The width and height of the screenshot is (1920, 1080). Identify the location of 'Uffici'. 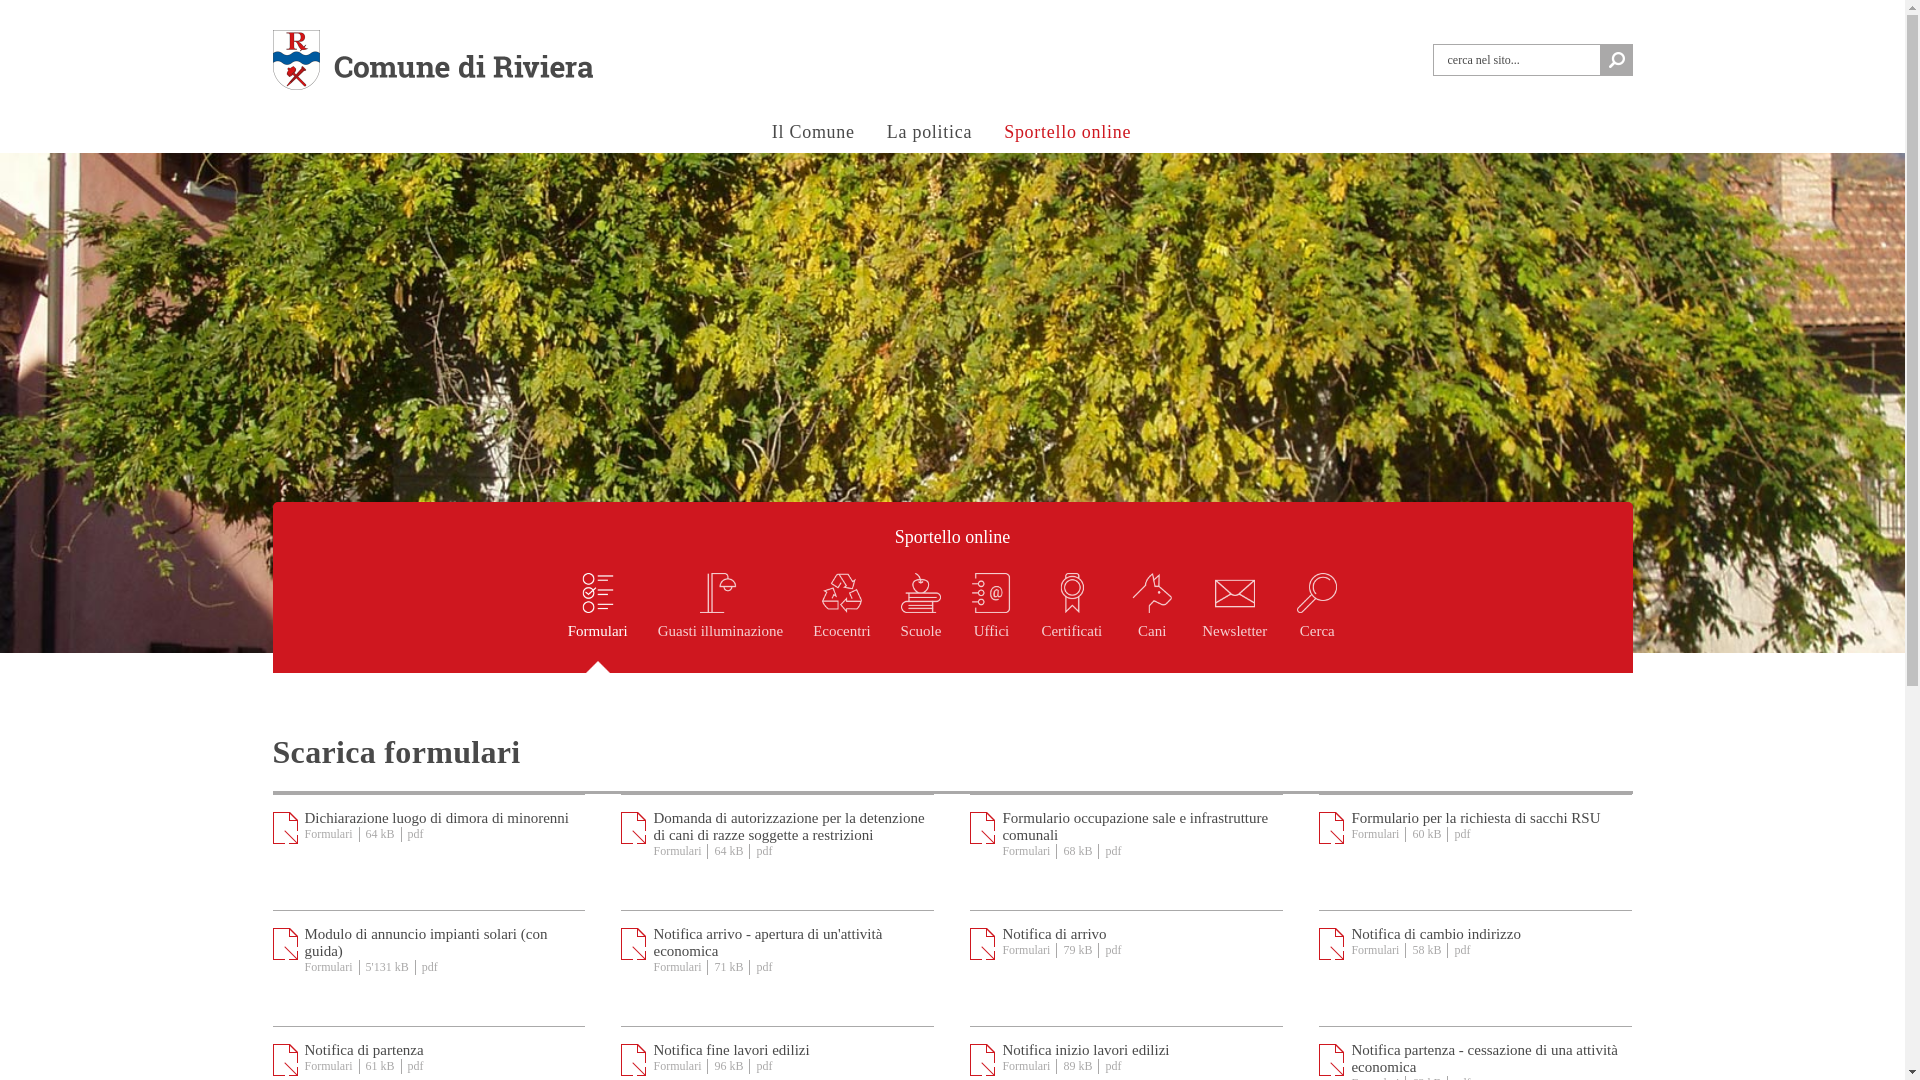
(990, 622).